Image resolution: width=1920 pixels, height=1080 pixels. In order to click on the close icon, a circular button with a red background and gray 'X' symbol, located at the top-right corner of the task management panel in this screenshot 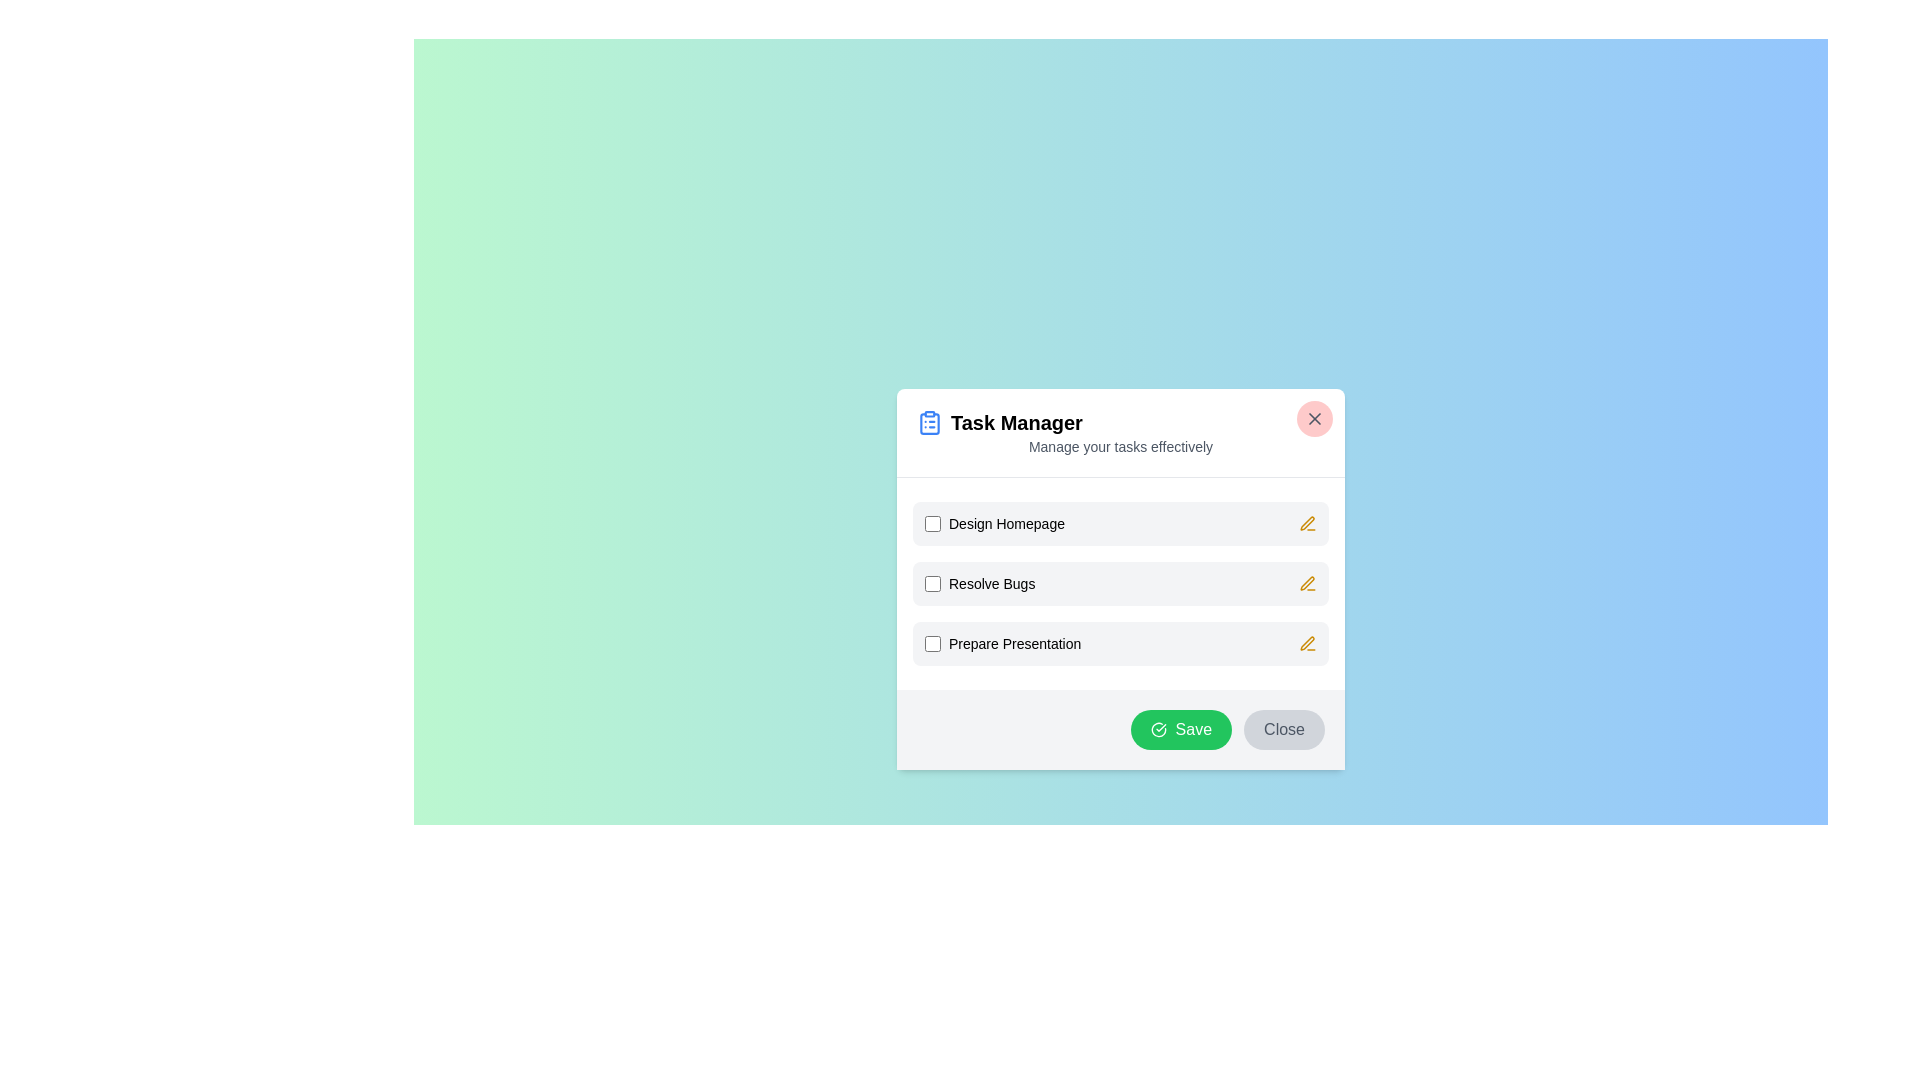, I will do `click(1315, 416)`.